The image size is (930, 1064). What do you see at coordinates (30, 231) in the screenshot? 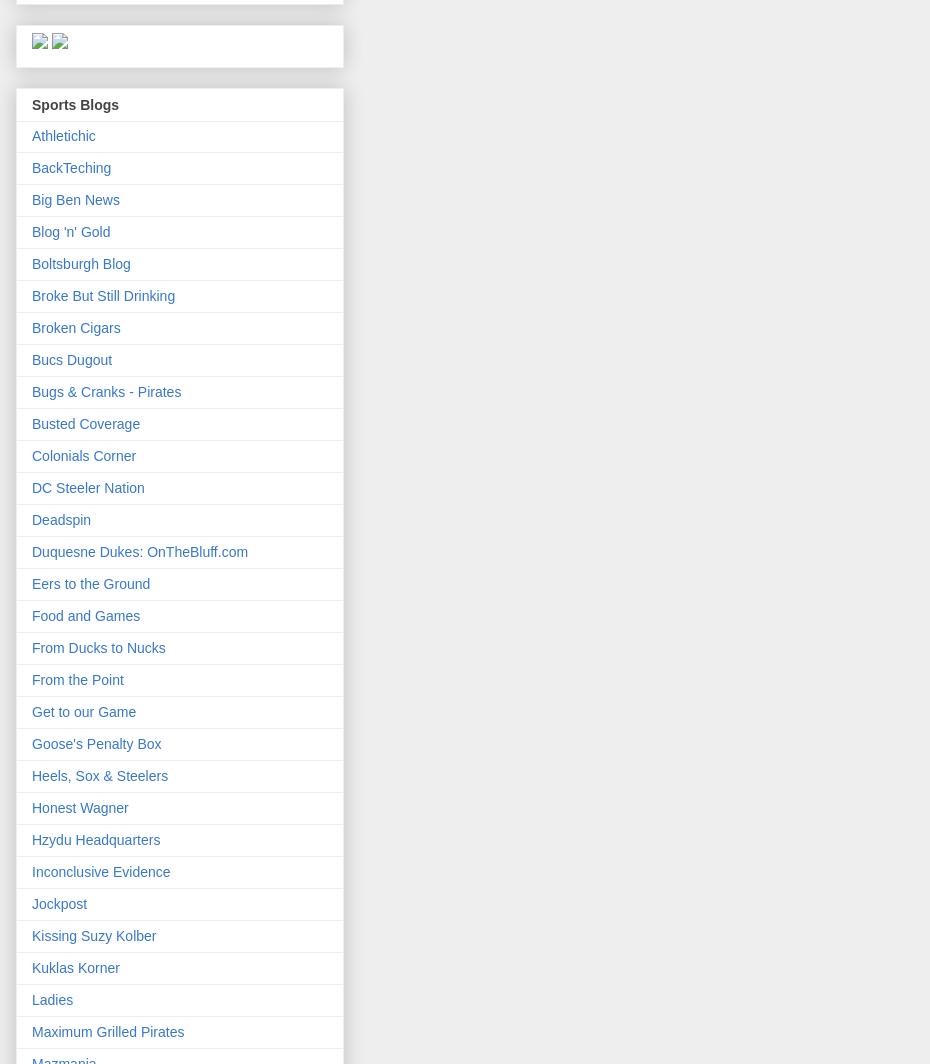
I see `'Blog 'n' Gold'` at bounding box center [30, 231].